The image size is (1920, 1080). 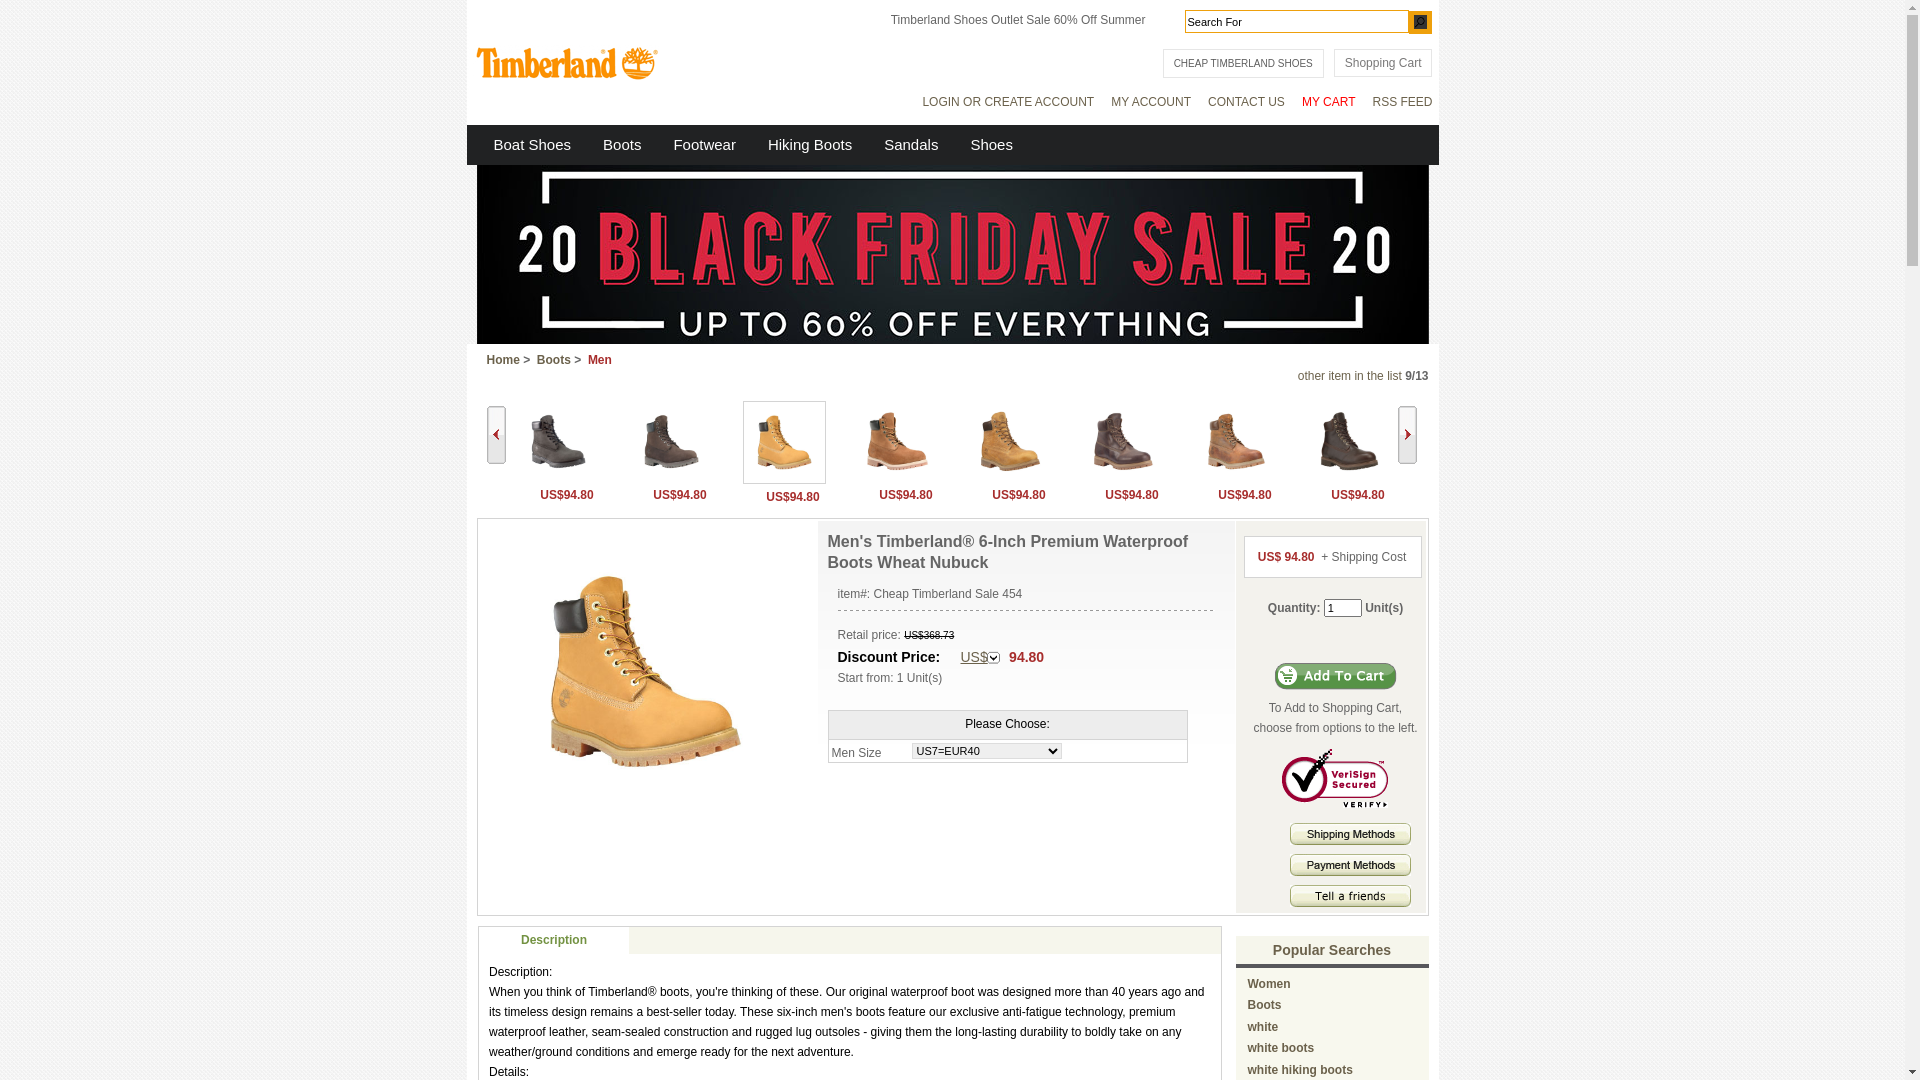 What do you see at coordinates (1300, 1068) in the screenshot?
I see `'white hiking boots'` at bounding box center [1300, 1068].